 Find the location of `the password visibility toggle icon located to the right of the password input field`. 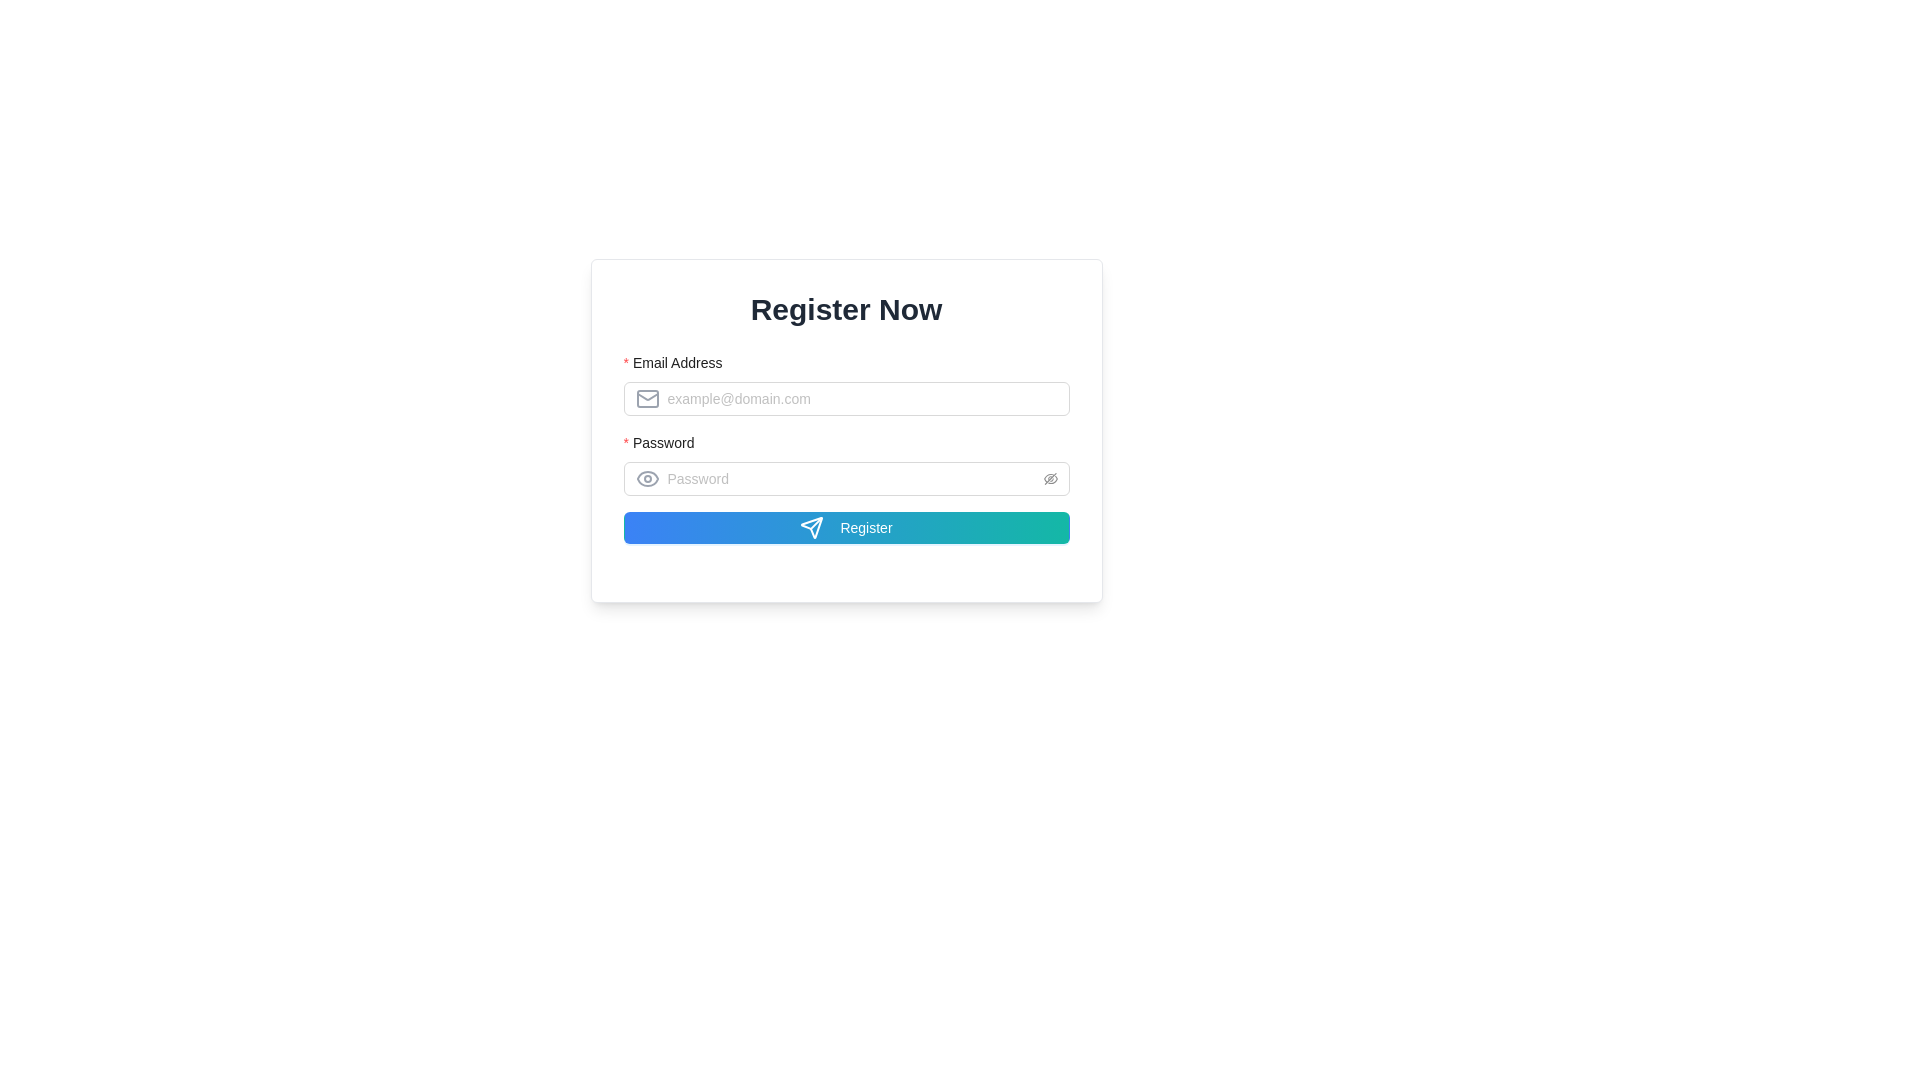

the password visibility toggle icon located to the right of the password input field is located at coordinates (1049, 478).